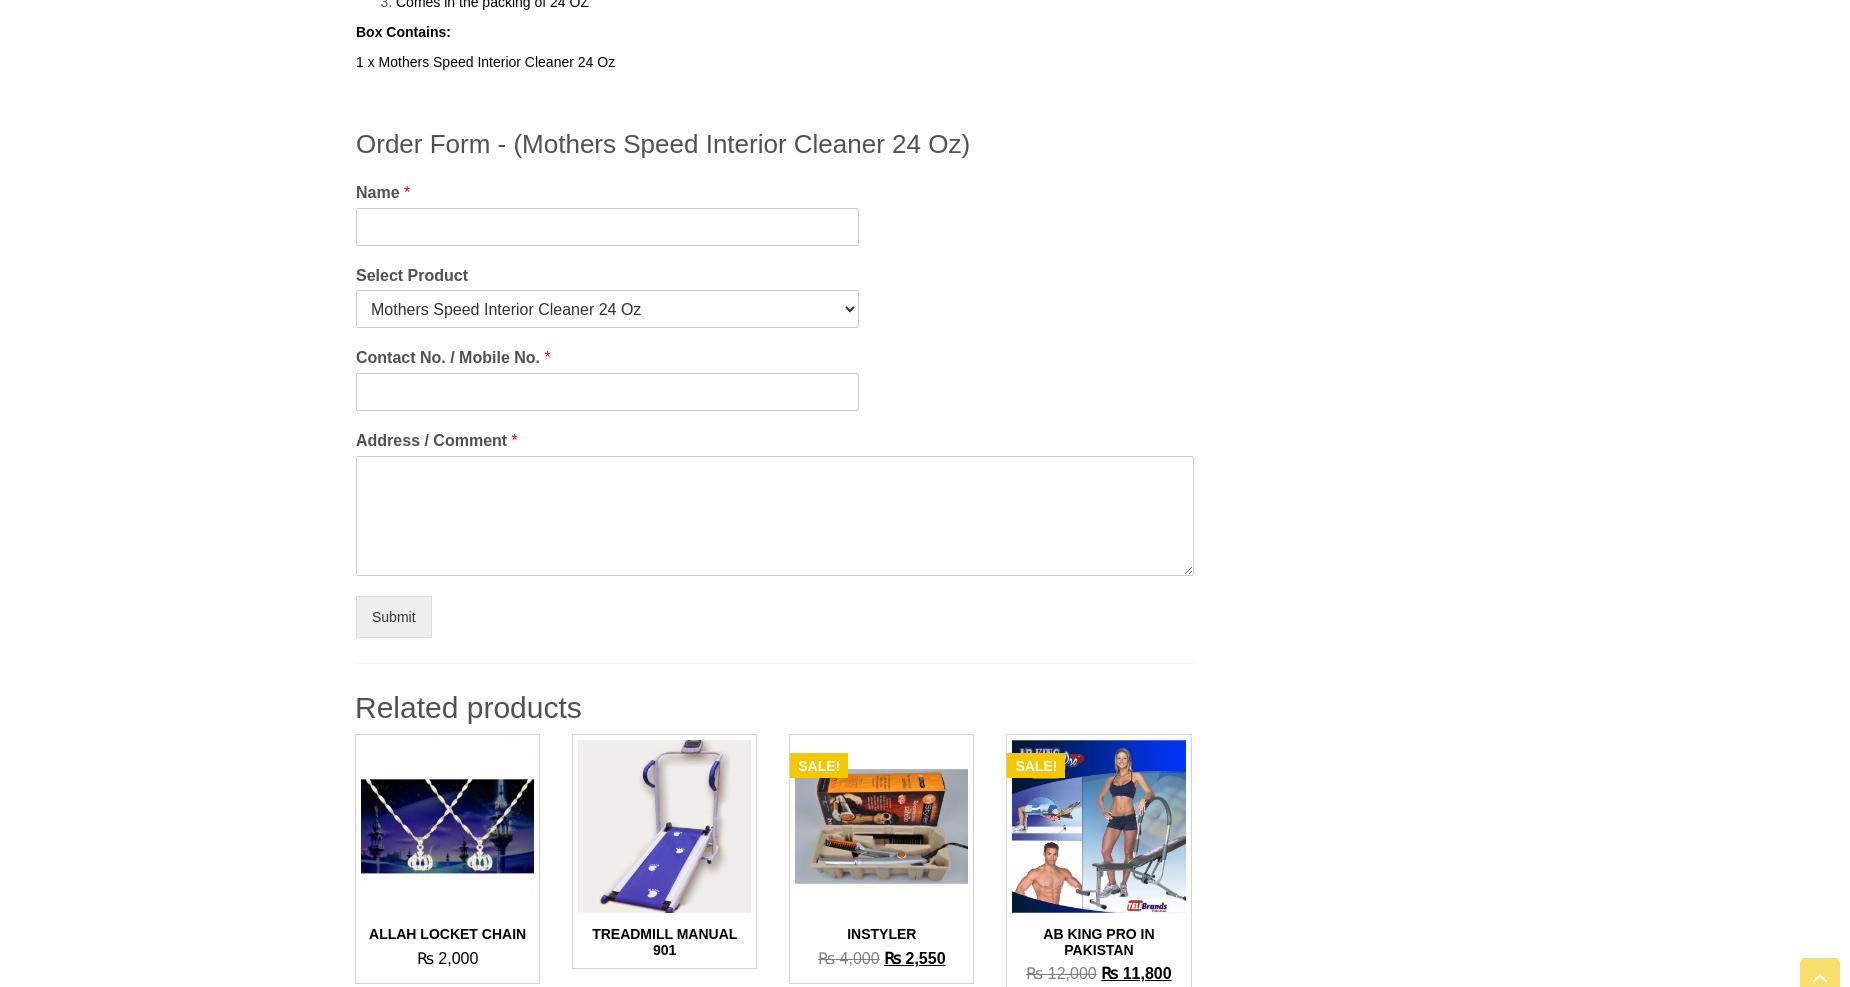 The image size is (1850, 987). I want to click on '2,550', so click(922, 957).